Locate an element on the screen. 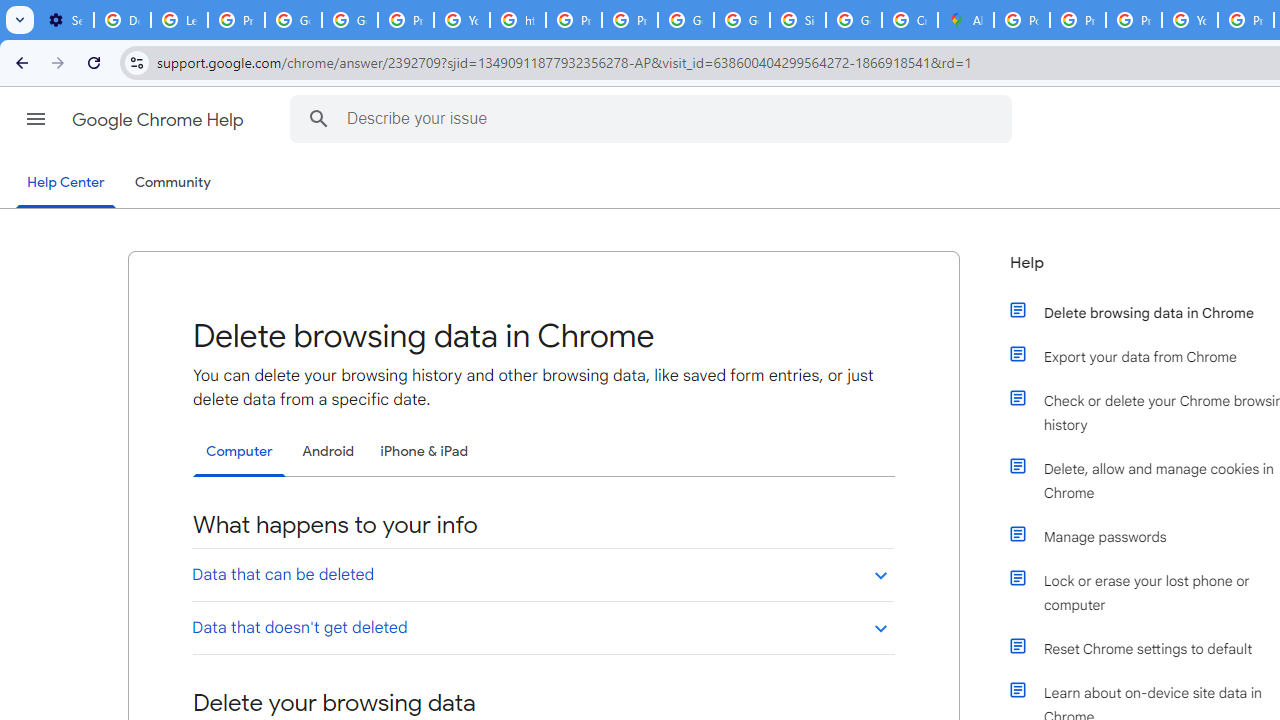  'Google Account Help' is located at coordinates (292, 20).